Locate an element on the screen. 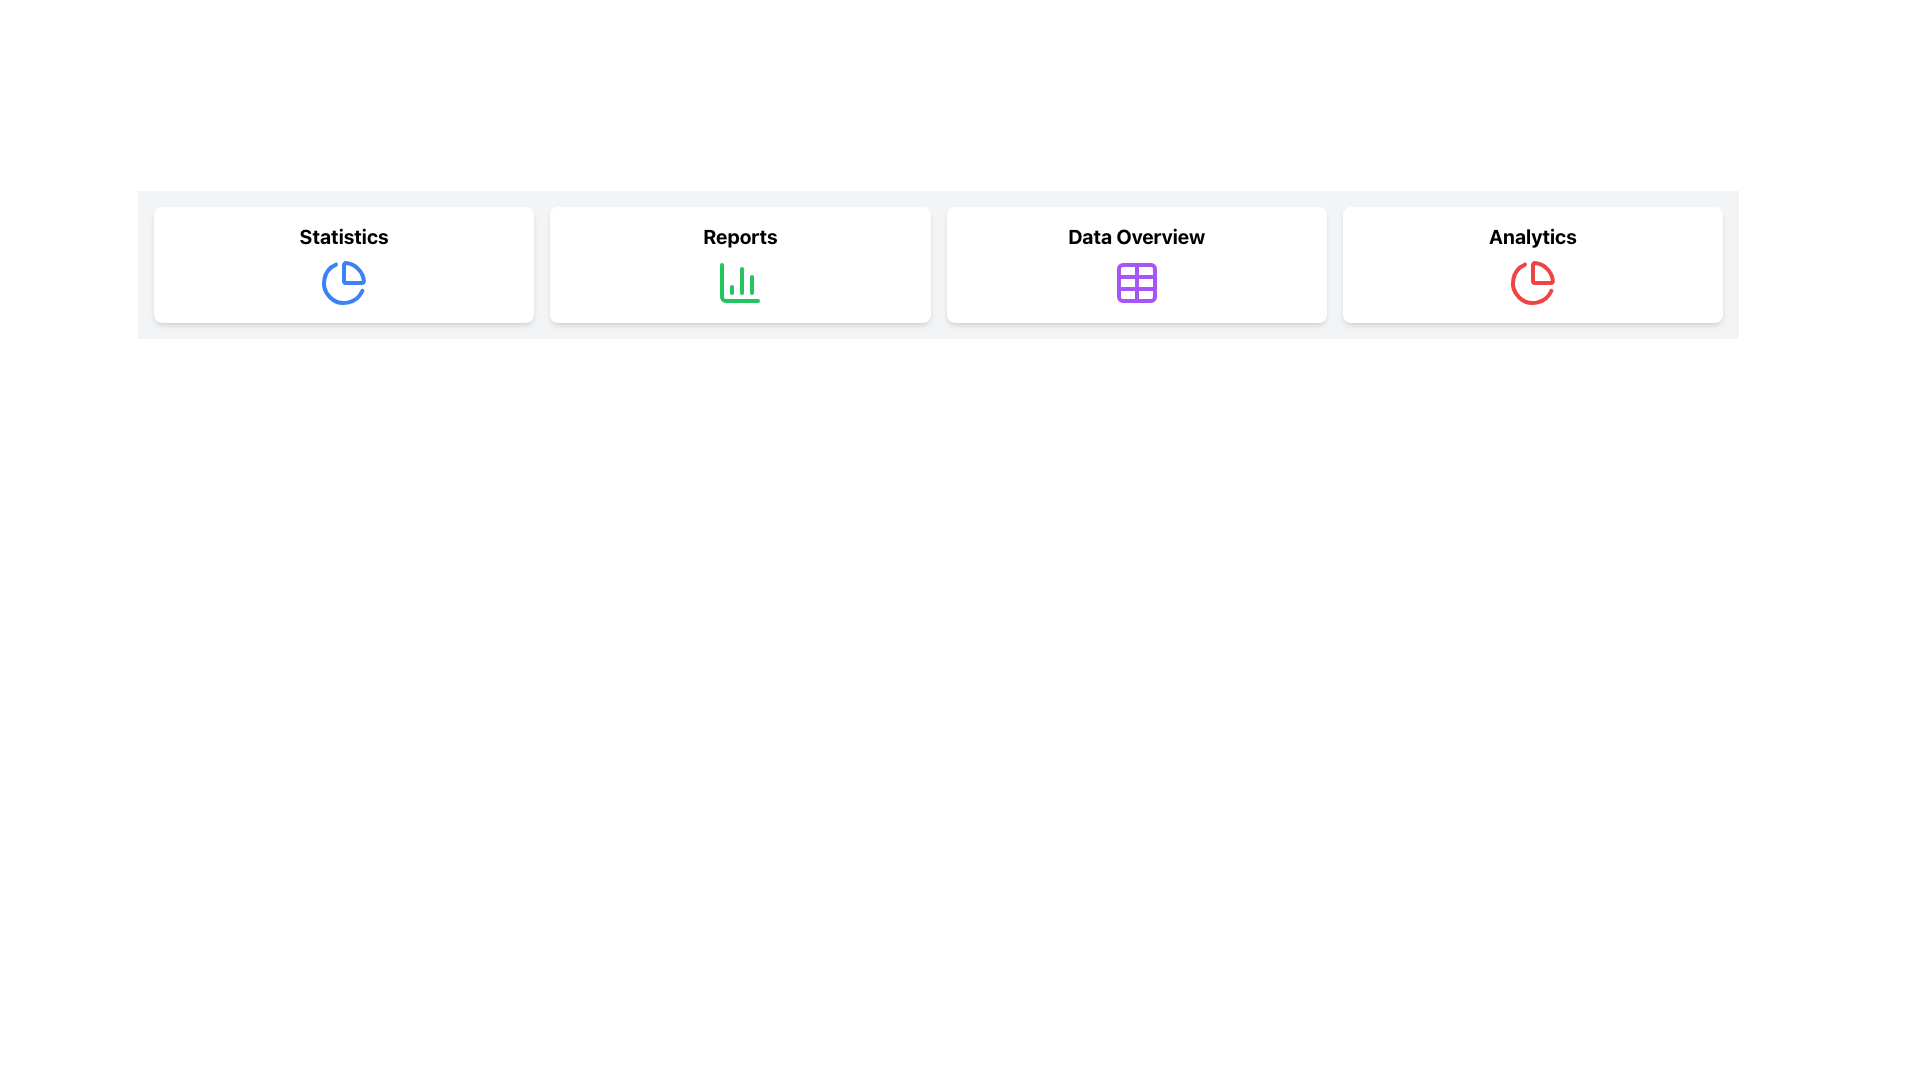 This screenshot has width=1920, height=1080. the graphical icon representing the 'Data Overview' feature within the table icon in the horizontal navigation menu is located at coordinates (1136, 282).